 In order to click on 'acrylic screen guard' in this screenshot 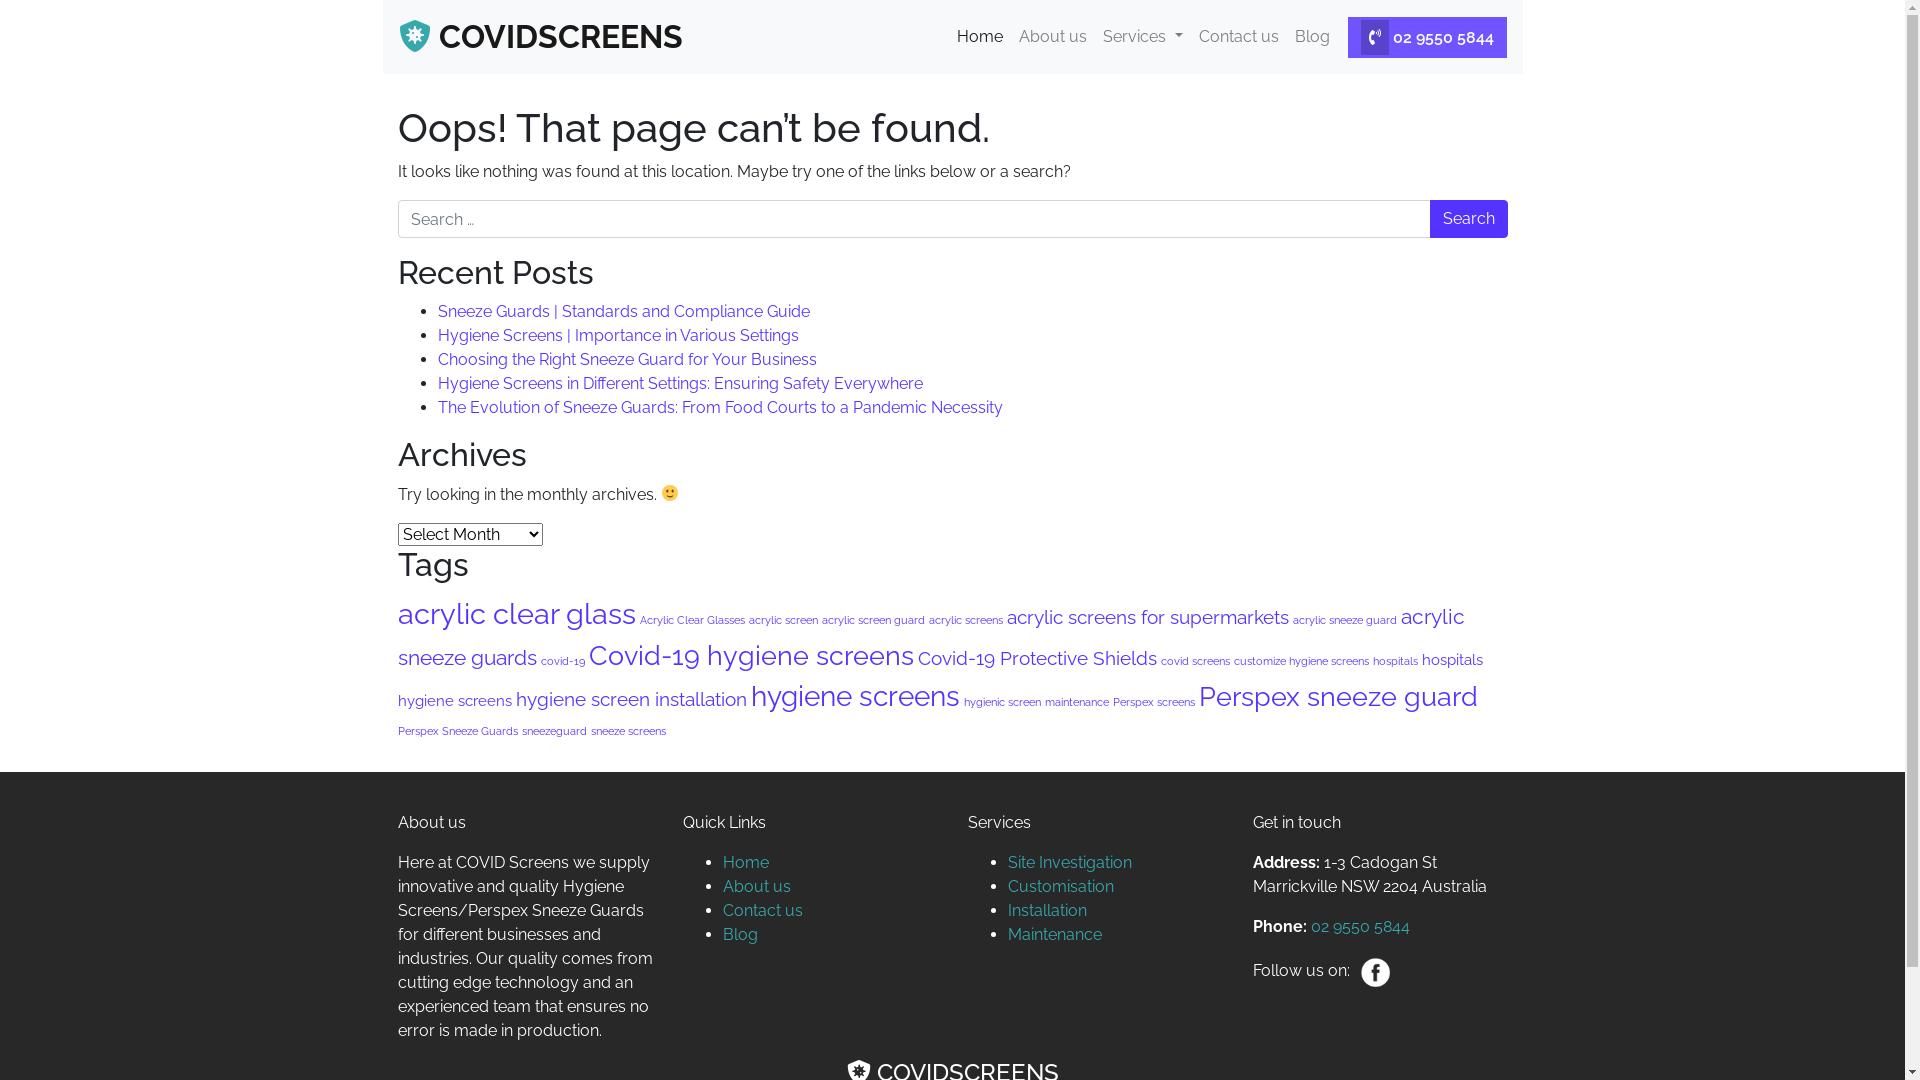, I will do `click(873, 619)`.